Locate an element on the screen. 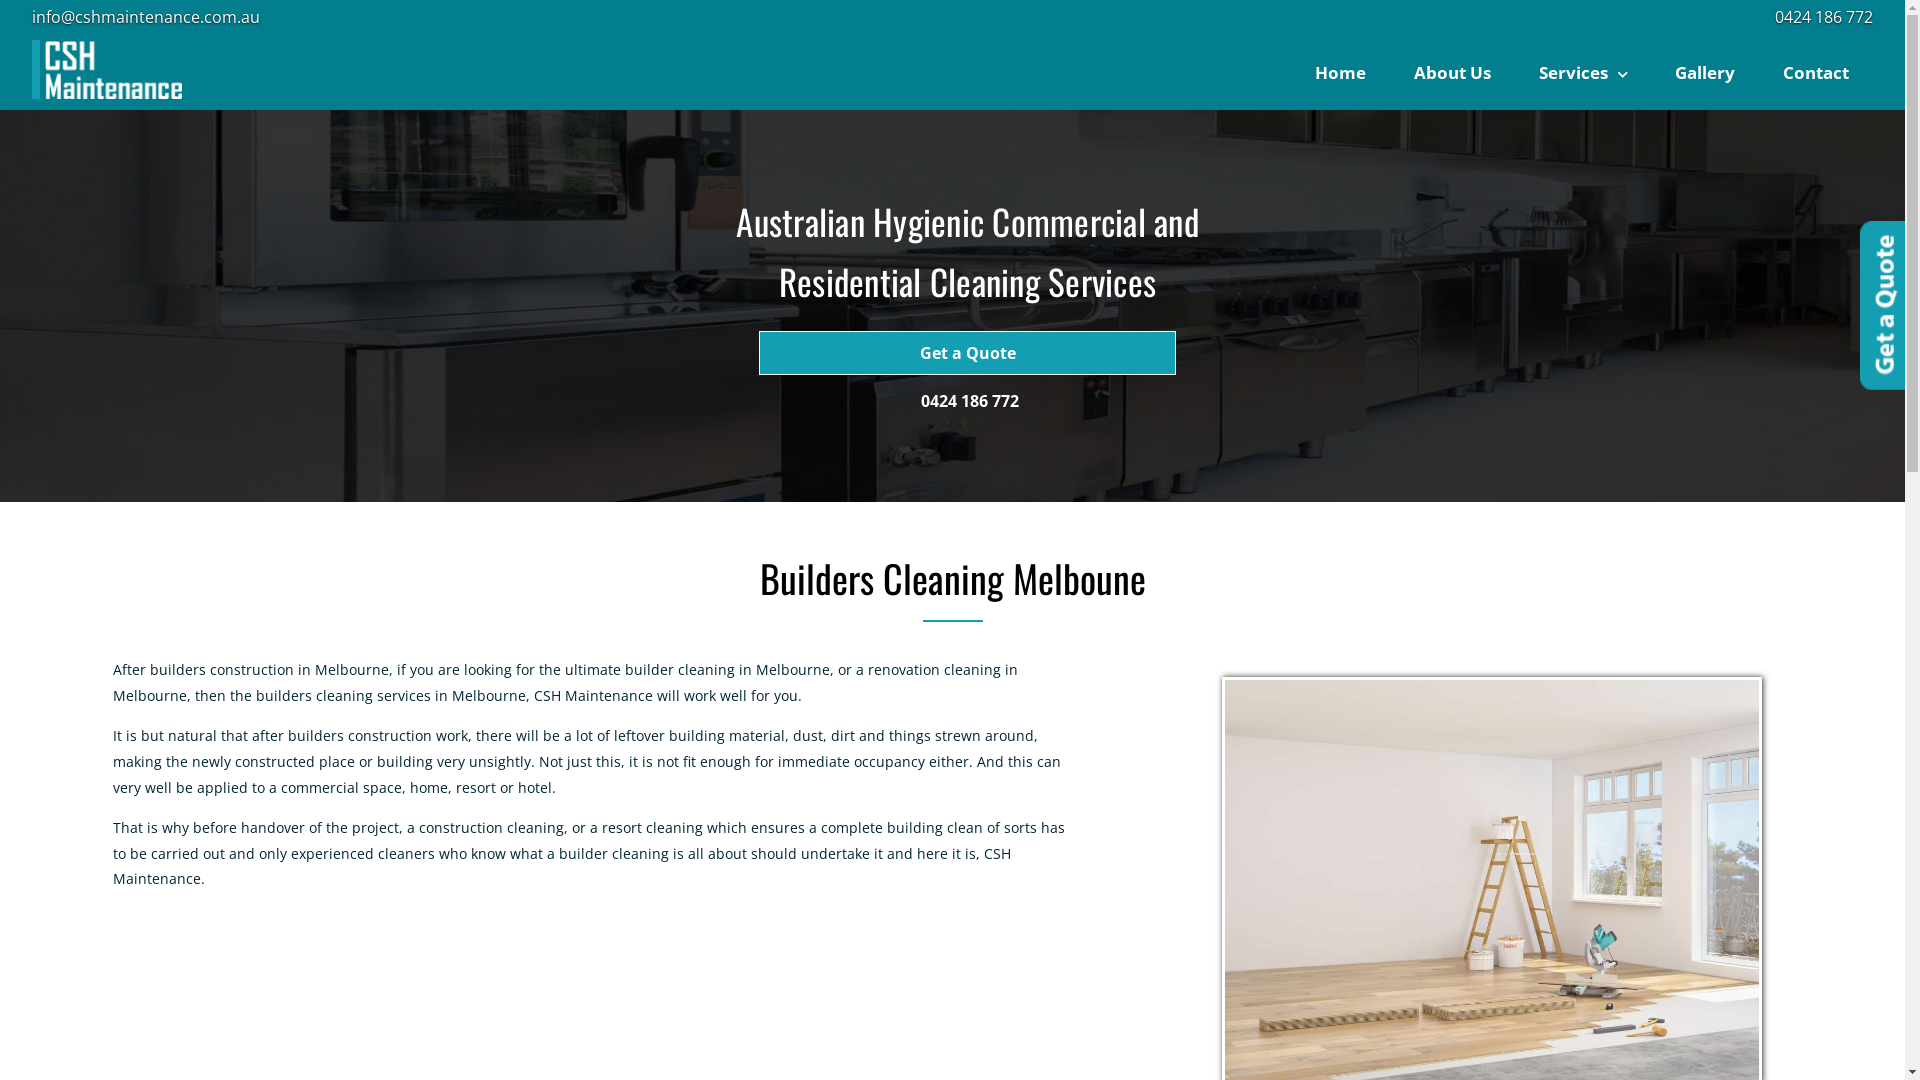  'Contact' is located at coordinates (1815, 71).